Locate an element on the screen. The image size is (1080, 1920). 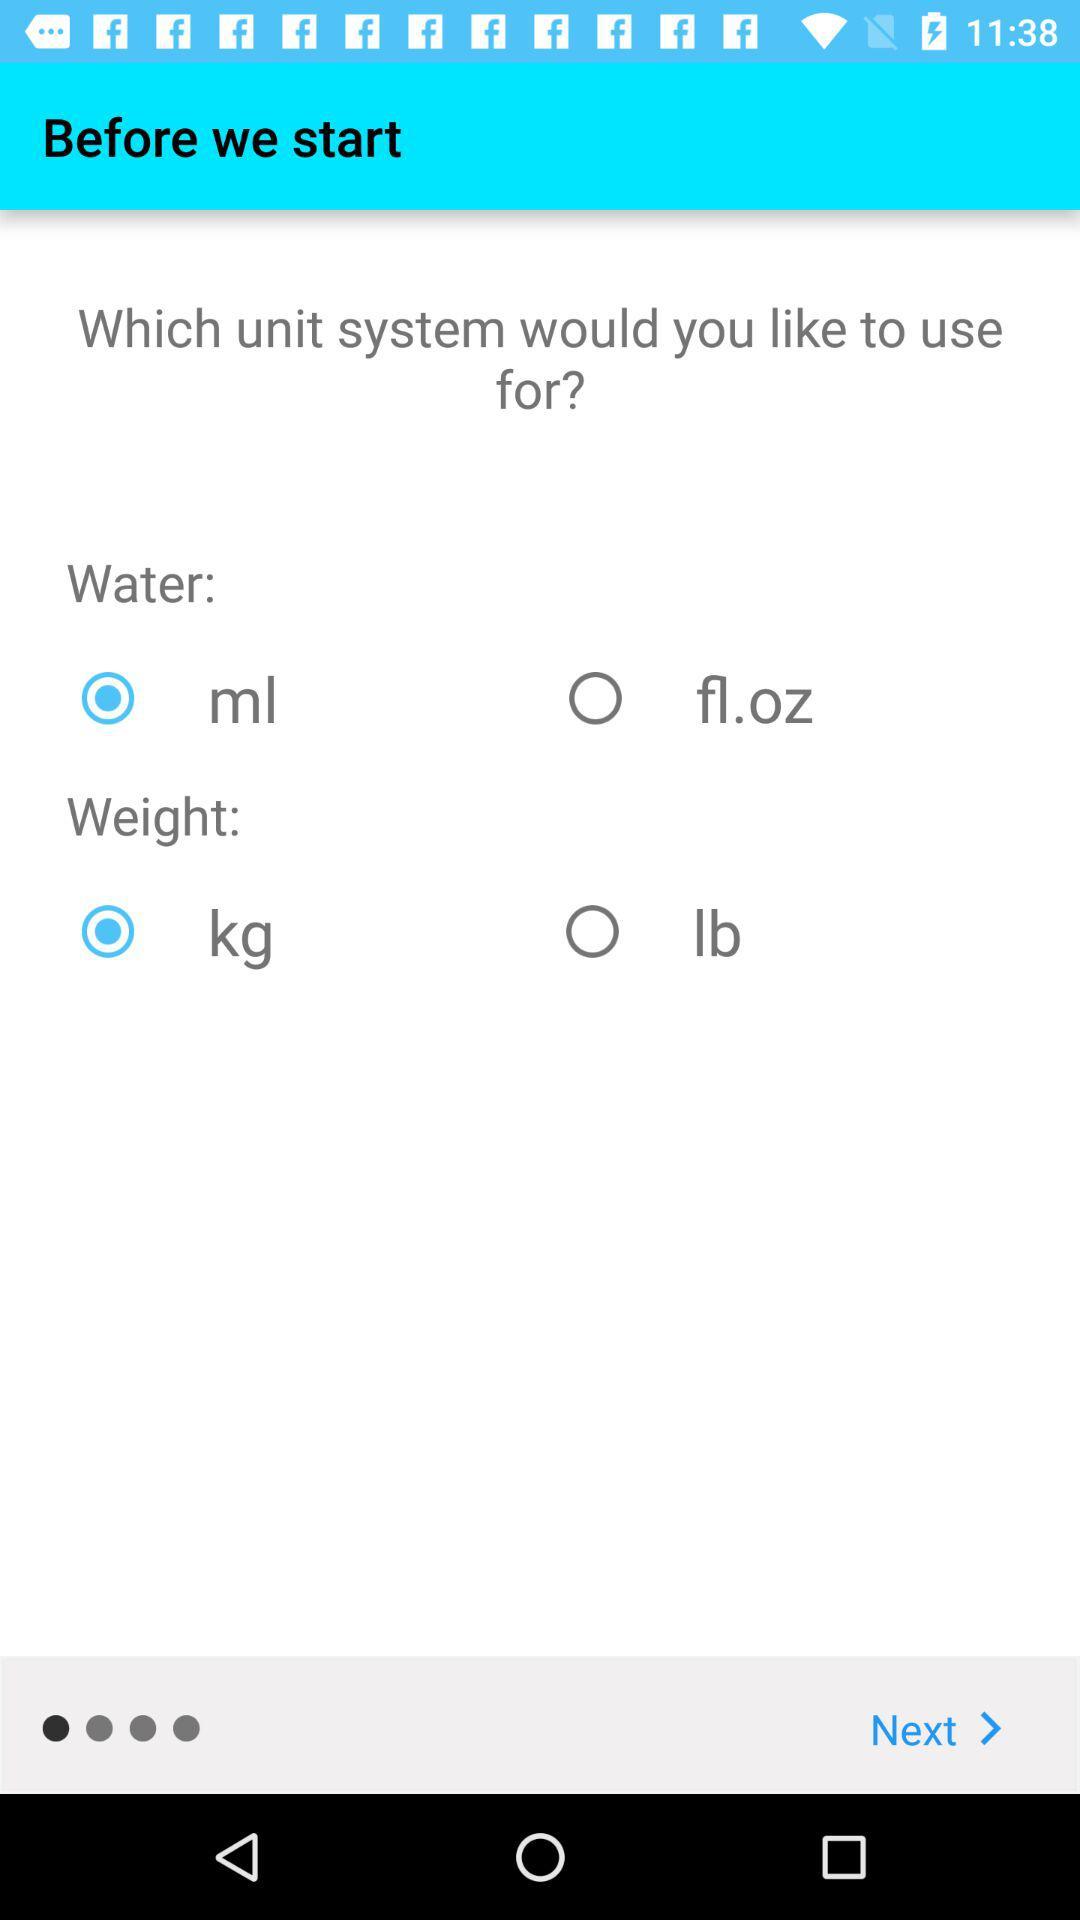
the icon below the water: item is located at coordinates (309, 698).